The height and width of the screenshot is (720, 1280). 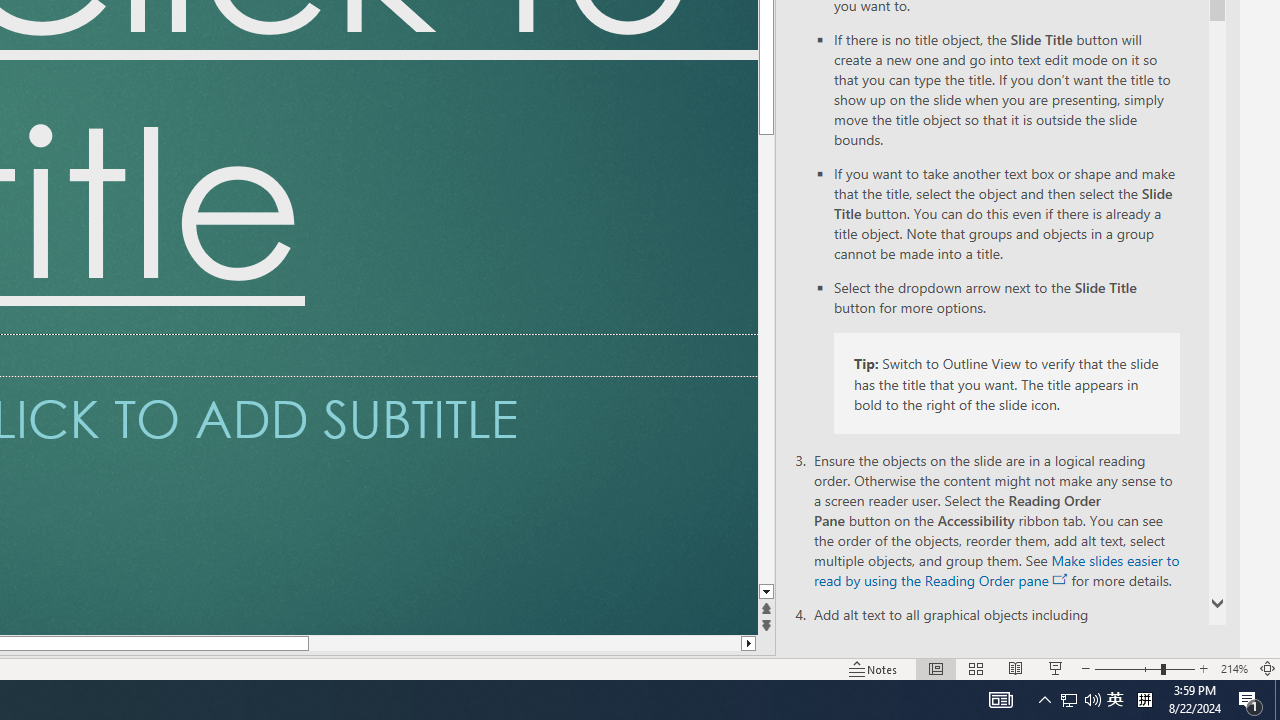 What do you see at coordinates (1233, 669) in the screenshot?
I see `'Zoom 214%'` at bounding box center [1233, 669].